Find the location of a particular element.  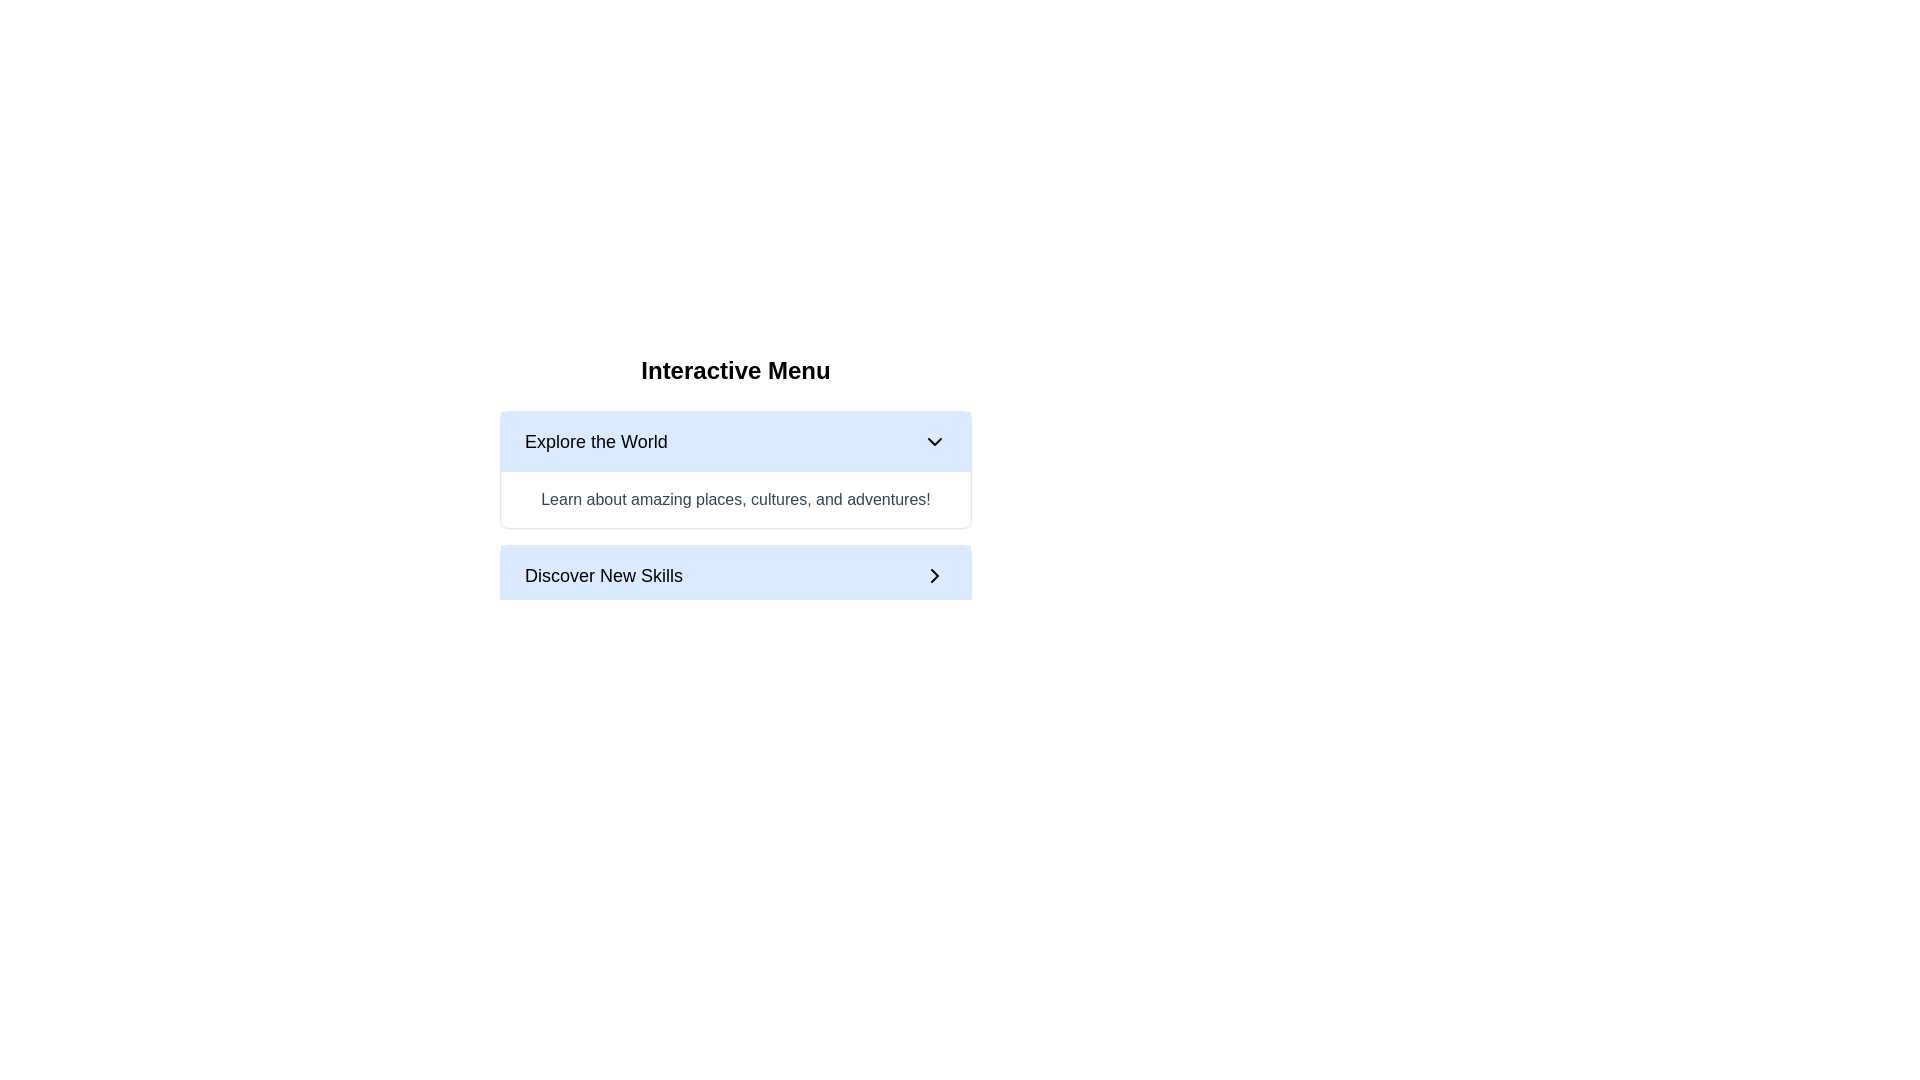

the 'chevron-right' icon located at the right end of the 'Discover New Skills' menu option is located at coordinates (934, 575).